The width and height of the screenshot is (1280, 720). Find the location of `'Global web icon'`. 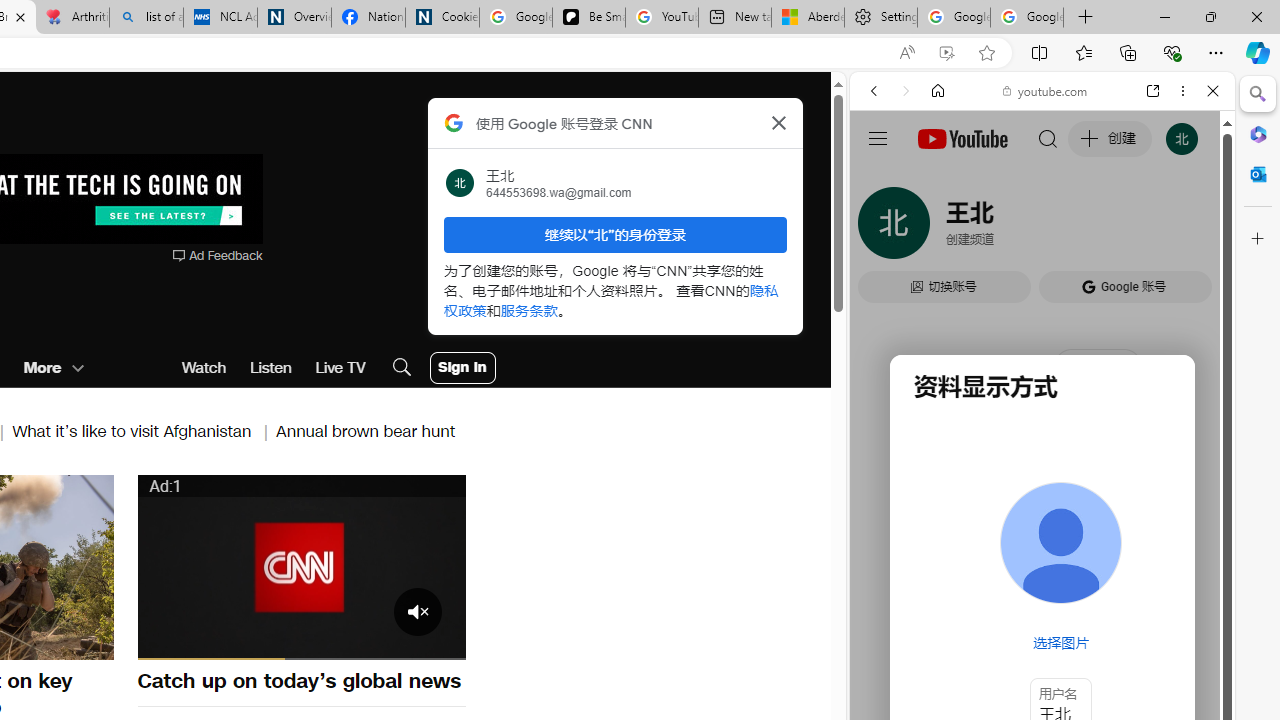

'Global web icon' is located at coordinates (887, 288).